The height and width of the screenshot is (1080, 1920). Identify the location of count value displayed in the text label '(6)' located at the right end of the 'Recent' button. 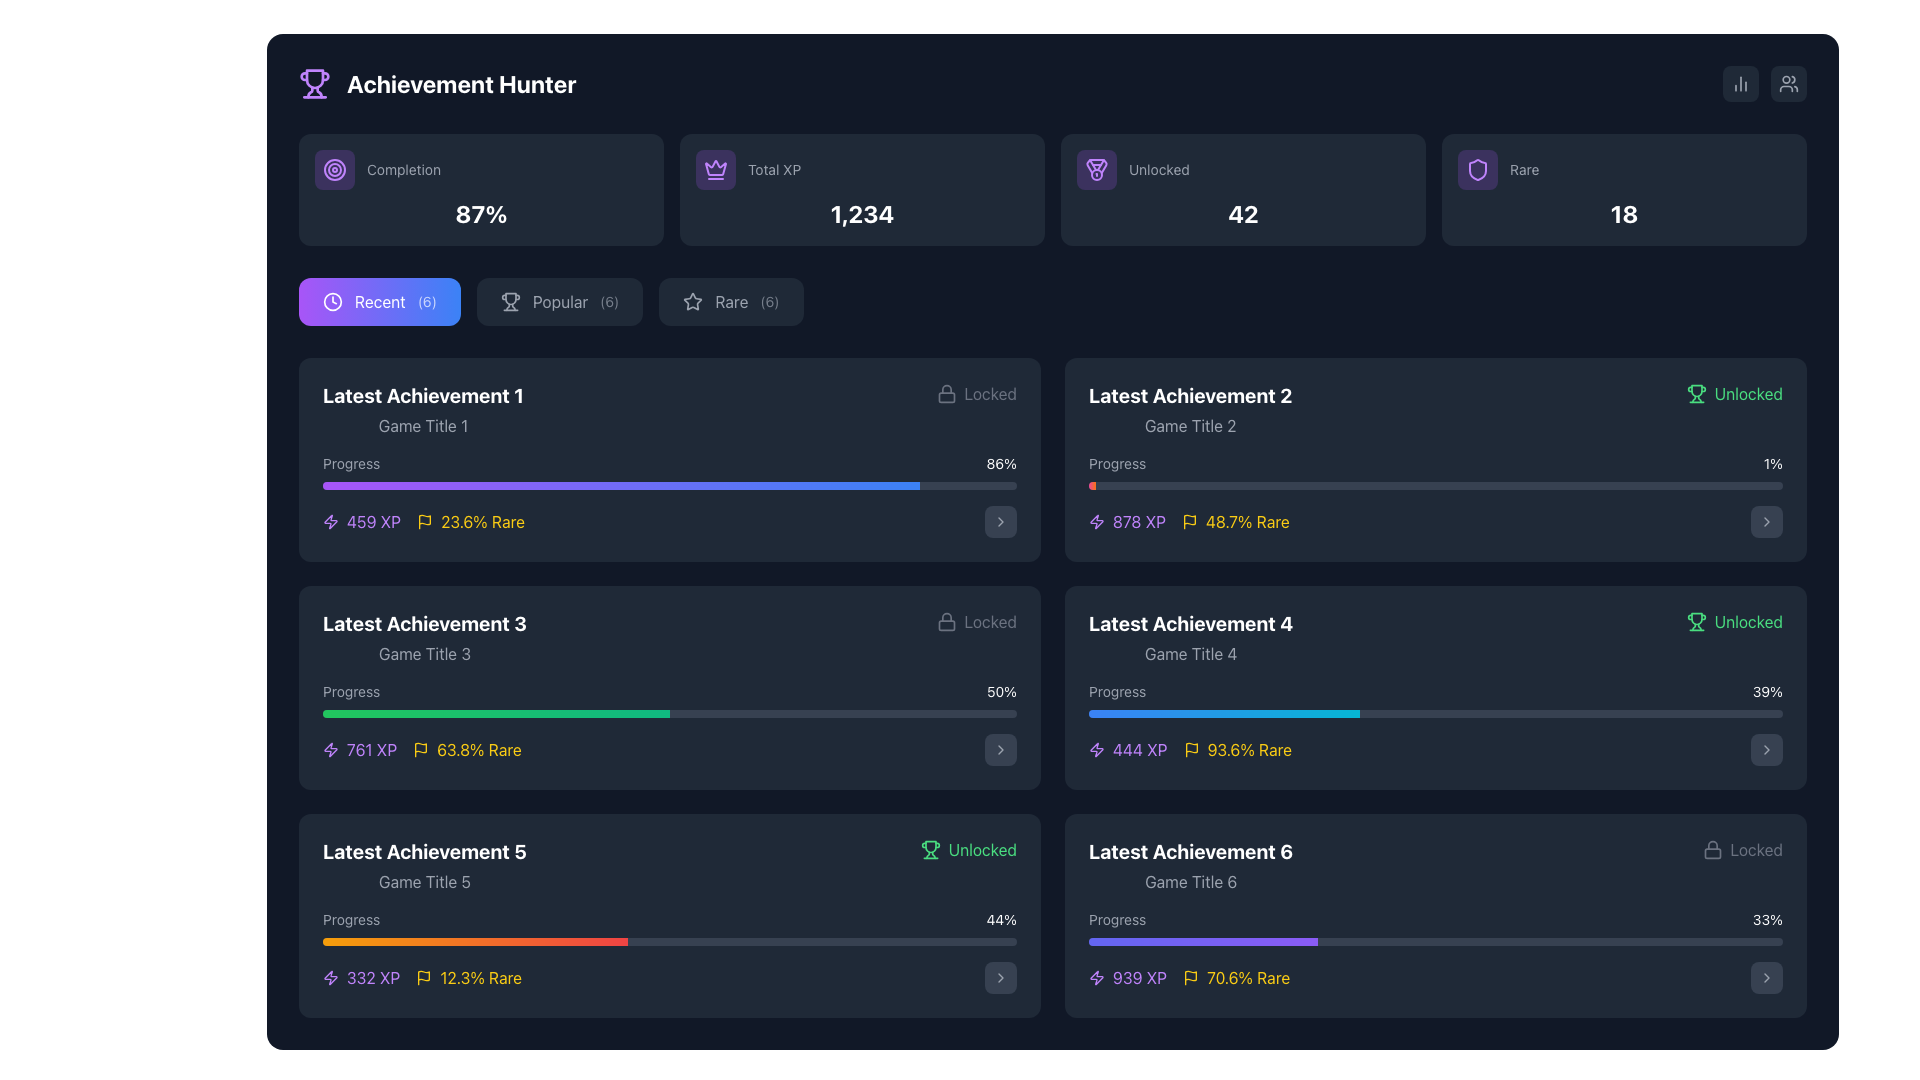
(426, 301).